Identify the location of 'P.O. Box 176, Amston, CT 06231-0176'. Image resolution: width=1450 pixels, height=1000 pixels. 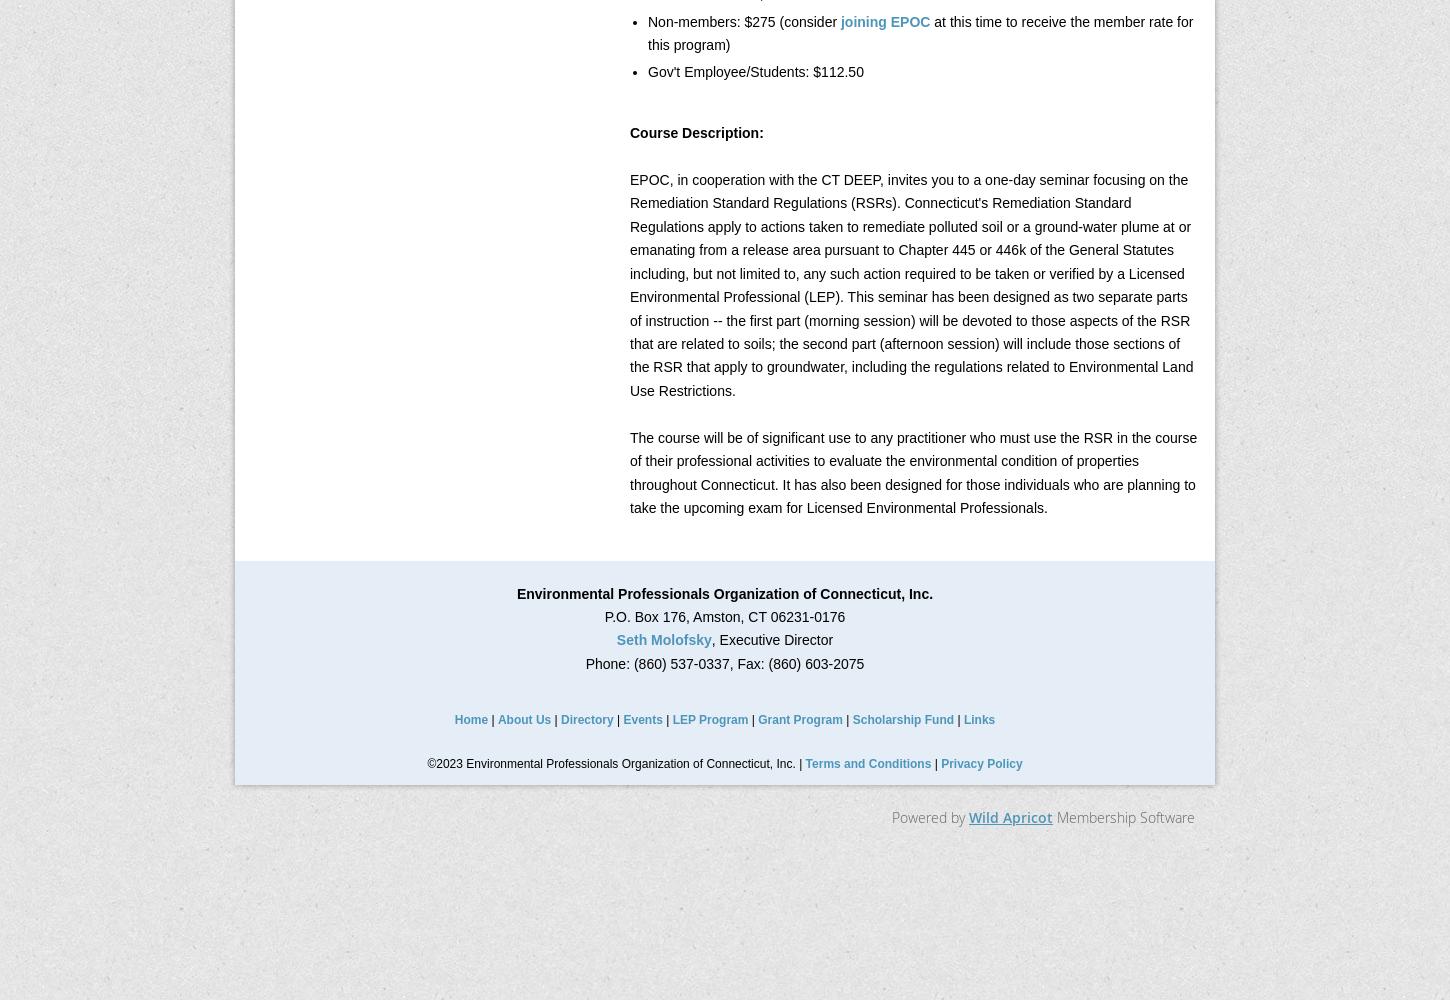
(723, 615).